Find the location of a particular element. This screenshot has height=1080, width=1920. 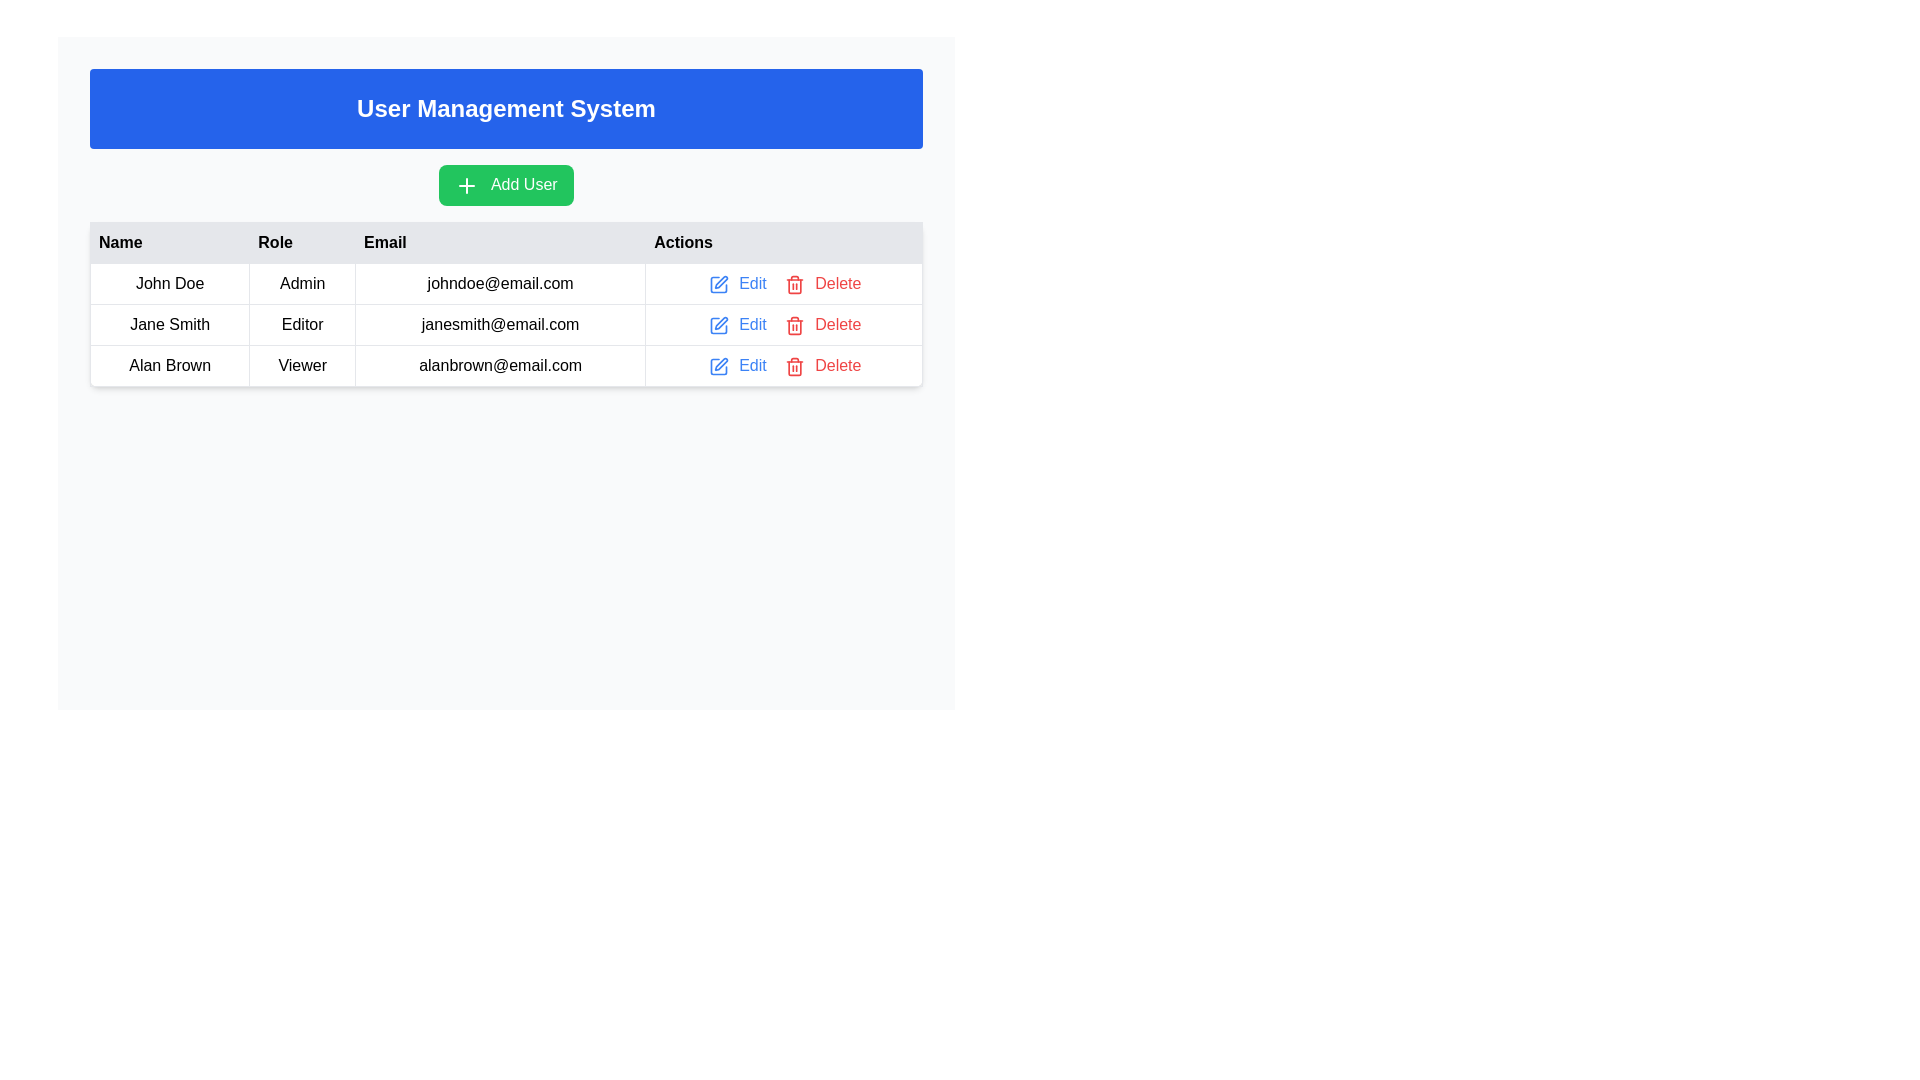

the Text Label displaying 'John Doe', located in the first row and first column of the table under the 'Name' heading is located at coordinates (170, 283).